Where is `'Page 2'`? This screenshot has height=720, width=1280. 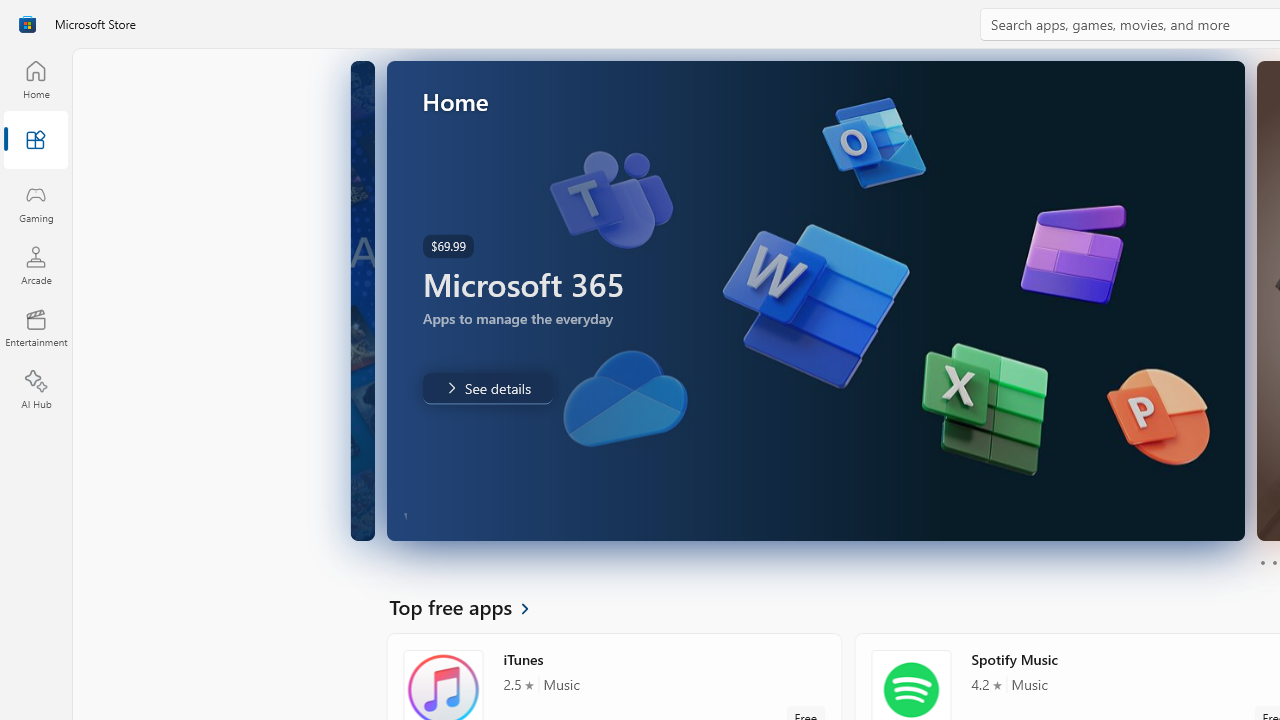
'Page 2' is located at coordinates (1273, 563).